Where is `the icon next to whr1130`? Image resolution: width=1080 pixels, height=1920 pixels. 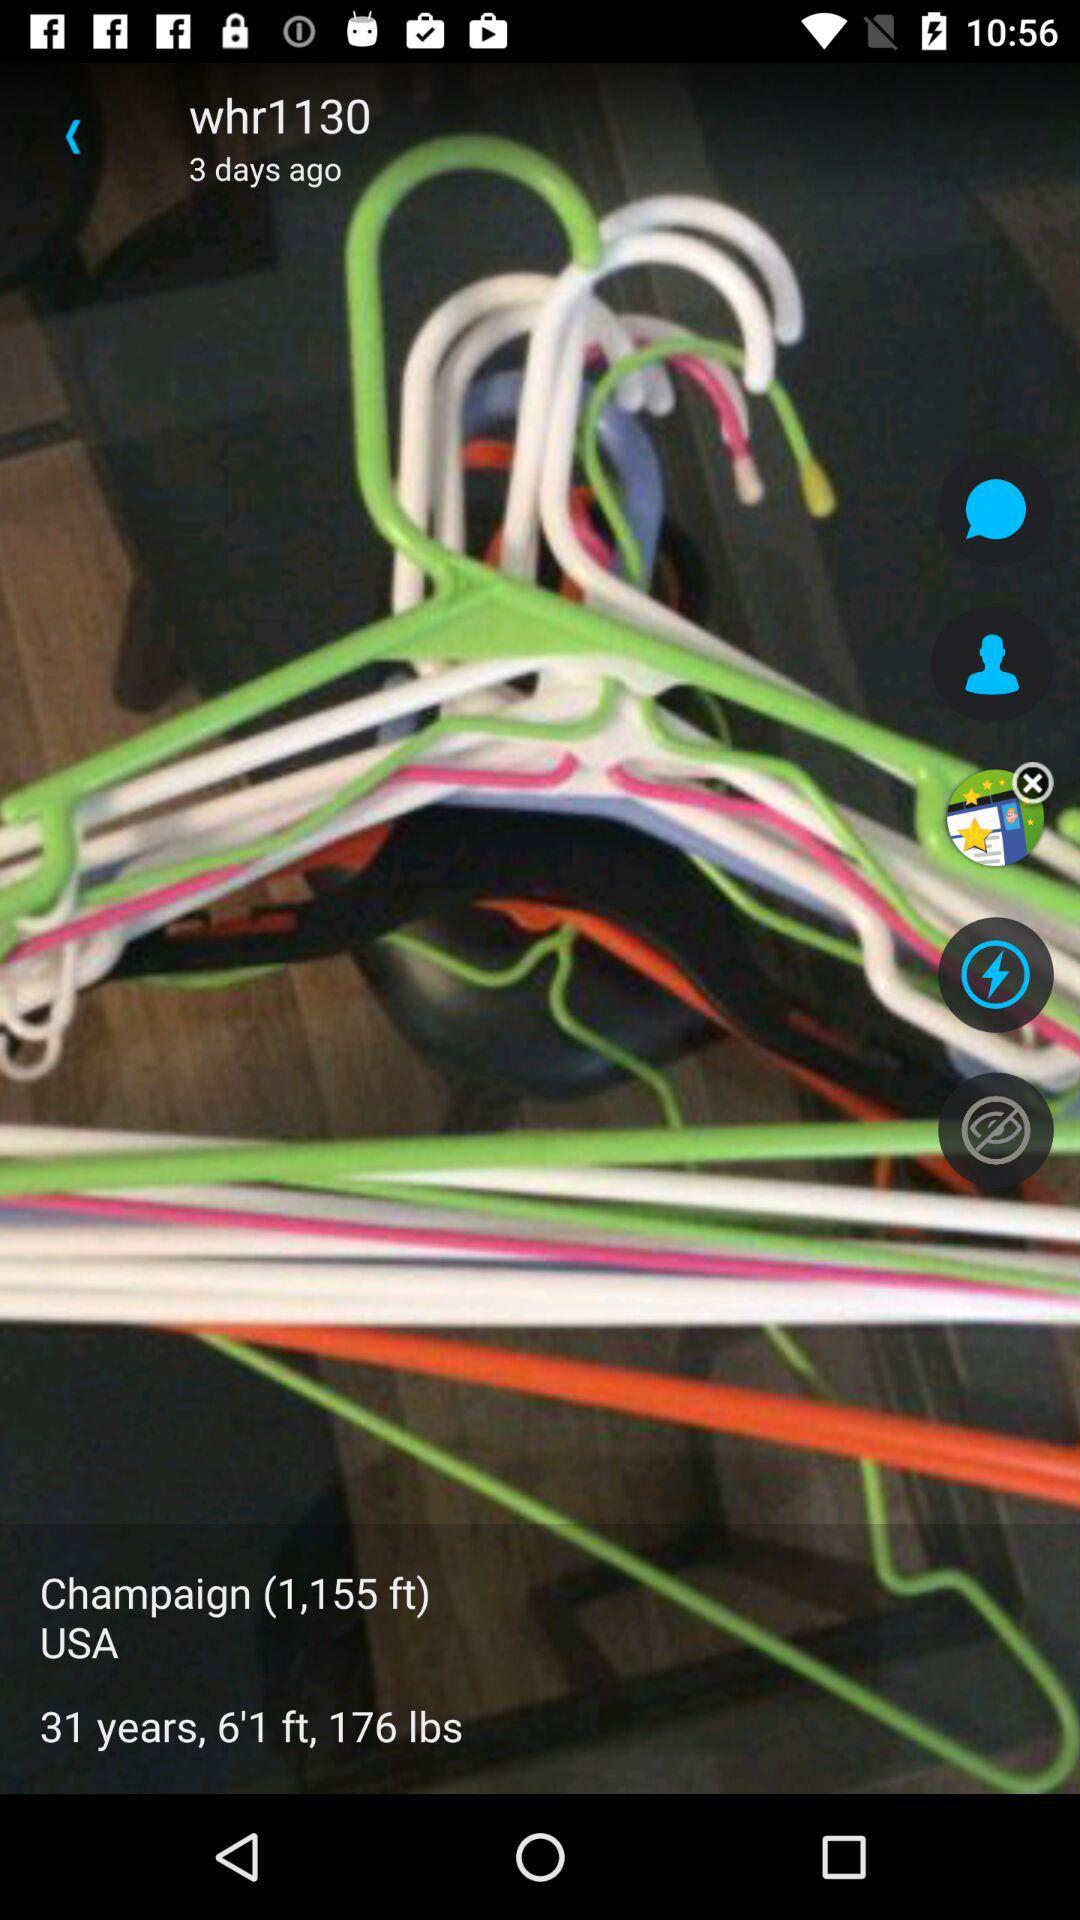
the icon next to whr1130 is located at coordinates (72, 135).